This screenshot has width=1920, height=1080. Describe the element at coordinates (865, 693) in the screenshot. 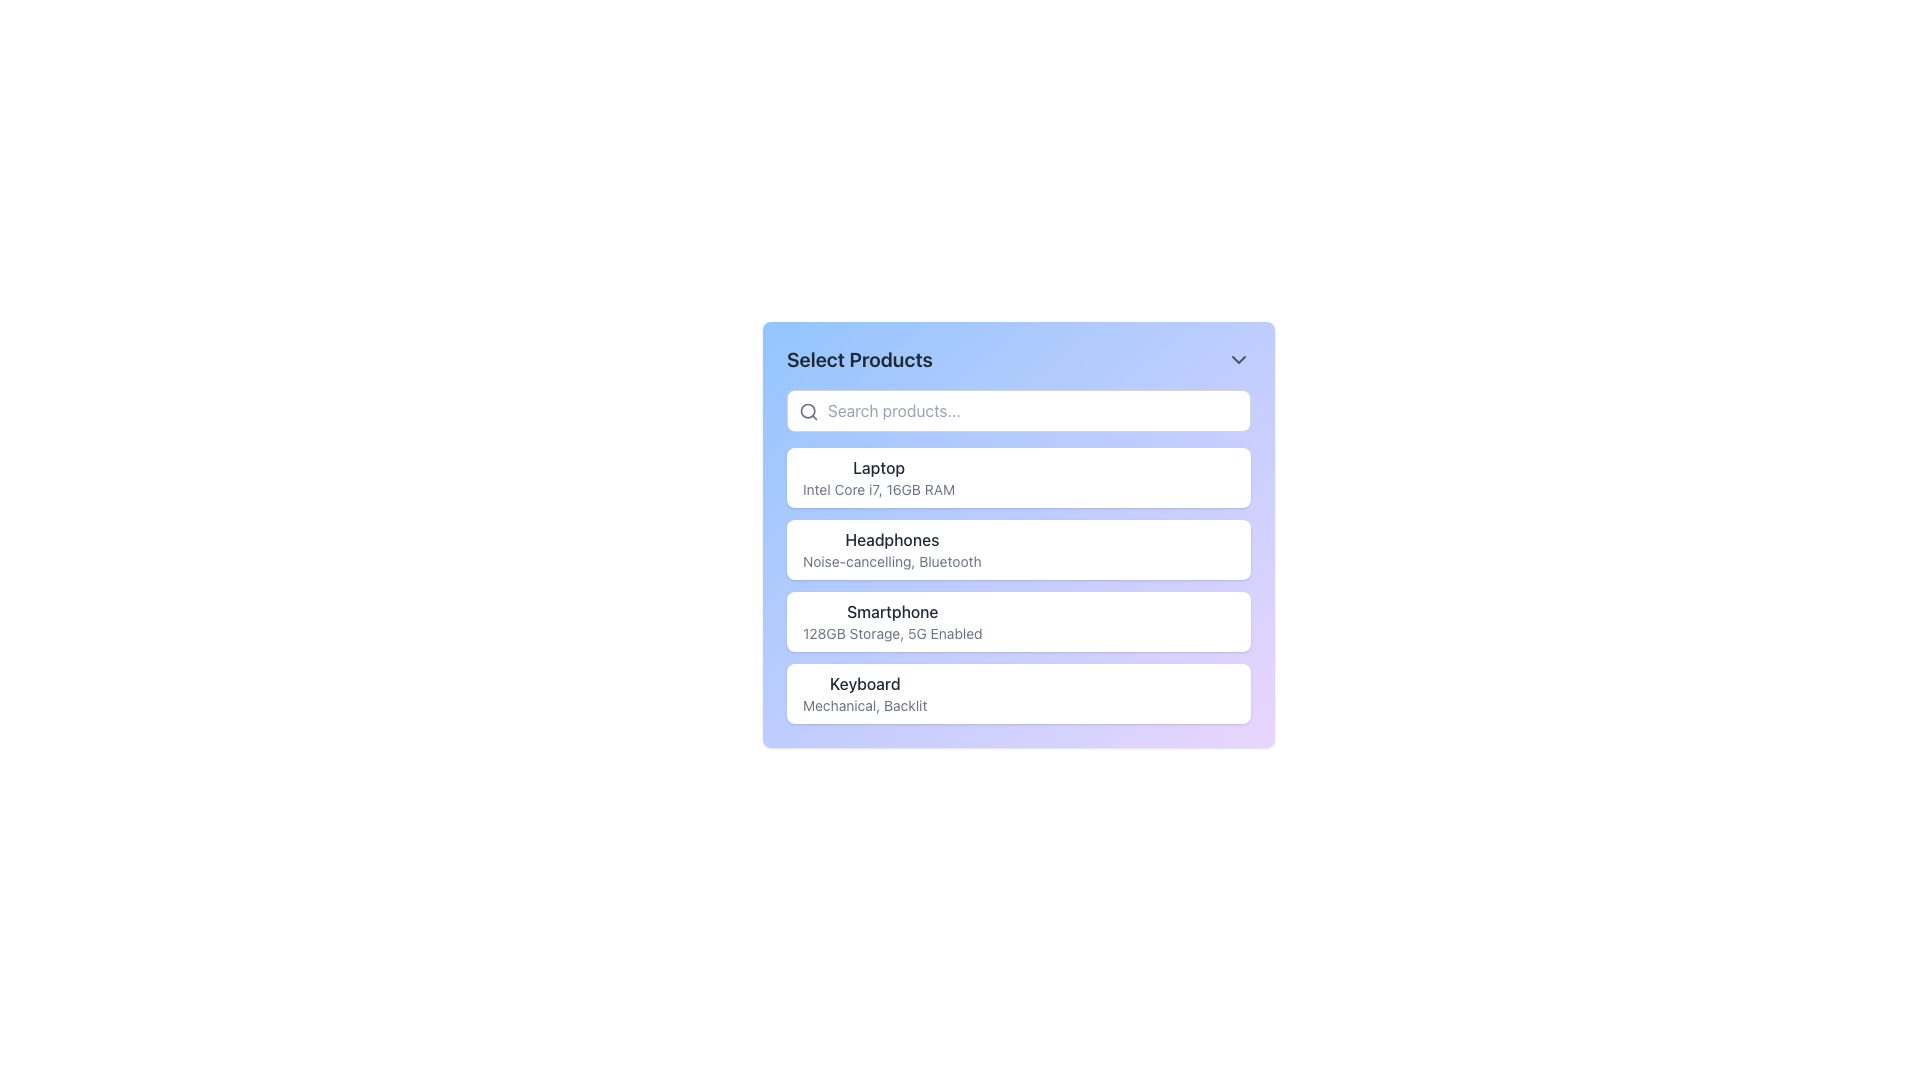

I see `text information from the Text Label element that displays 'Keyboard' in bold and 'Mechanical, Backlit' in smaller font` at that location.